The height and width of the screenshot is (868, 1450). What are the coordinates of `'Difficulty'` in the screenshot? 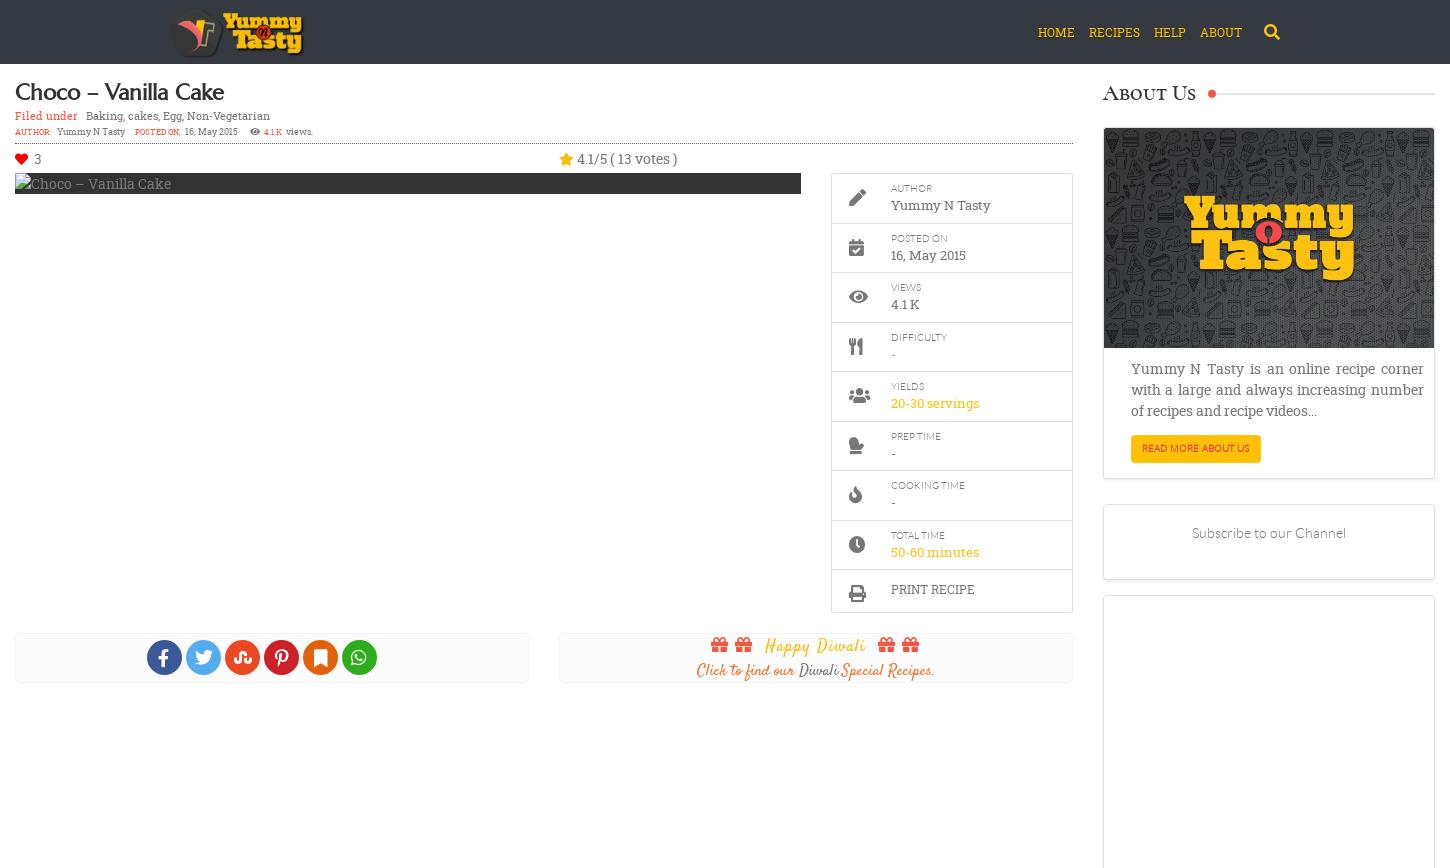 It's located at (916, 336).